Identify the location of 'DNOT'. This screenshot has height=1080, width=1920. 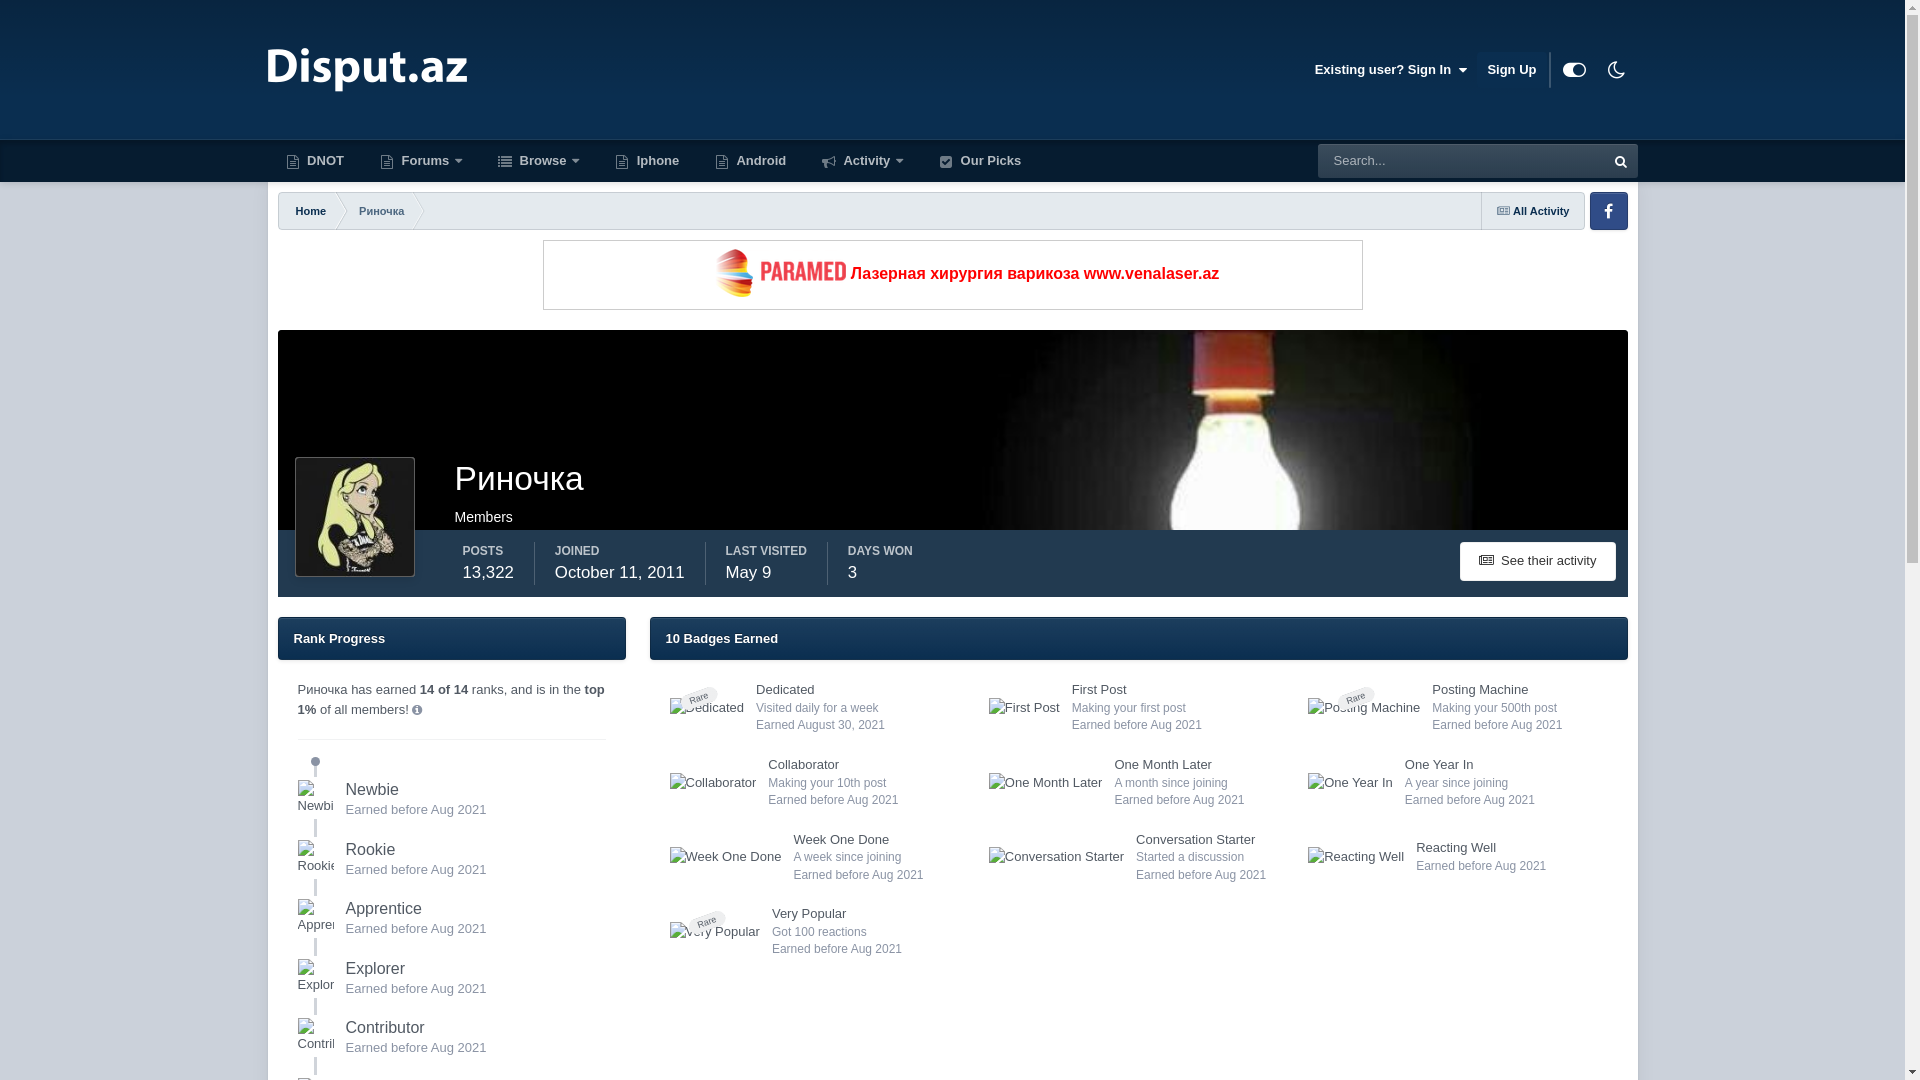
(314, 160).